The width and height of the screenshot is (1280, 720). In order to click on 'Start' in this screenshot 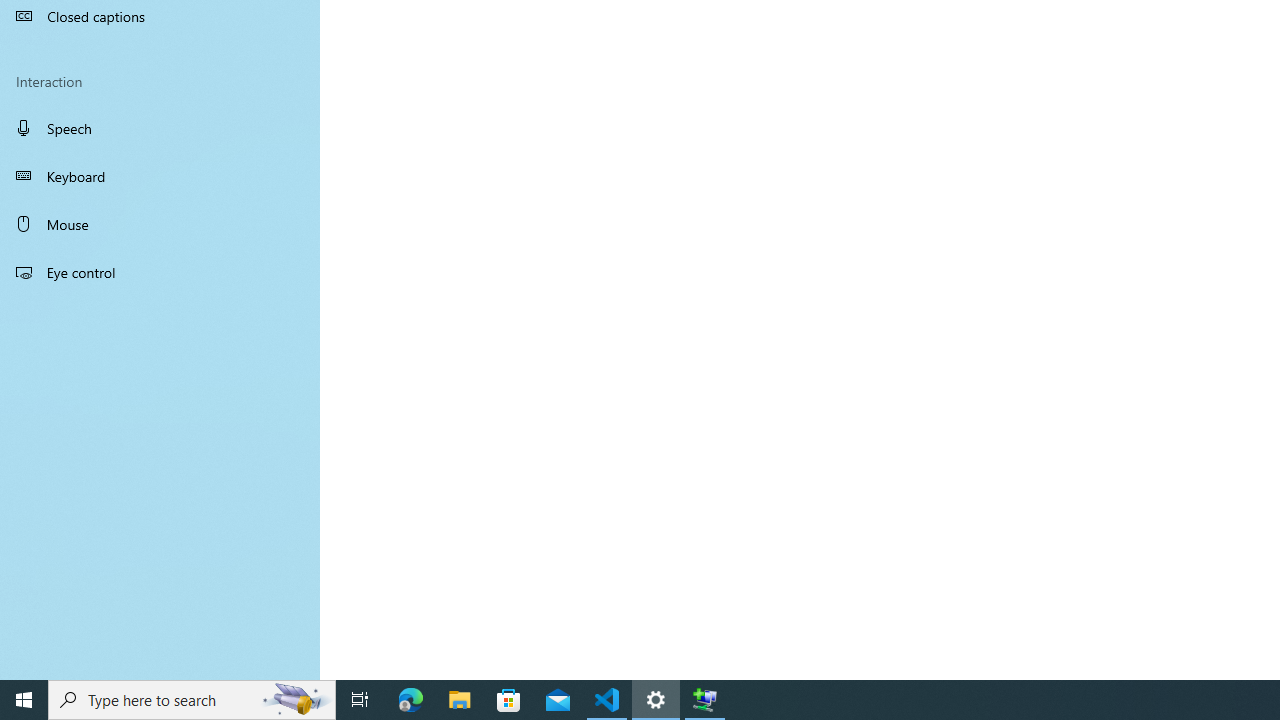, I will do `click(24, 698)`.